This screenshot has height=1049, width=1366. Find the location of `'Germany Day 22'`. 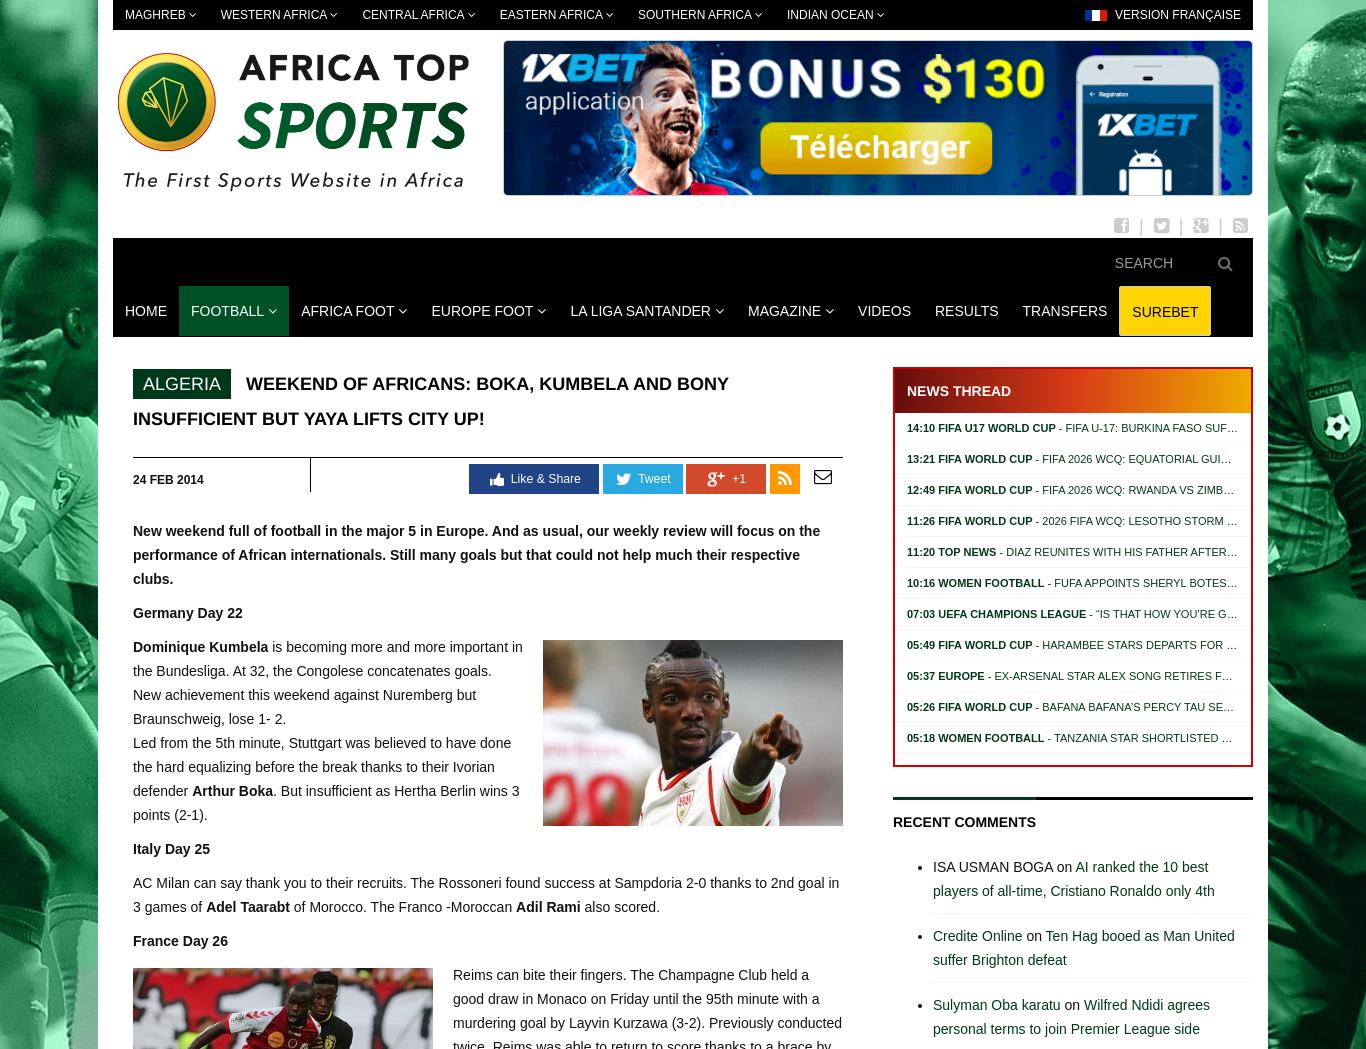

'Germany Day 22' is located at coordinates (186, 611).